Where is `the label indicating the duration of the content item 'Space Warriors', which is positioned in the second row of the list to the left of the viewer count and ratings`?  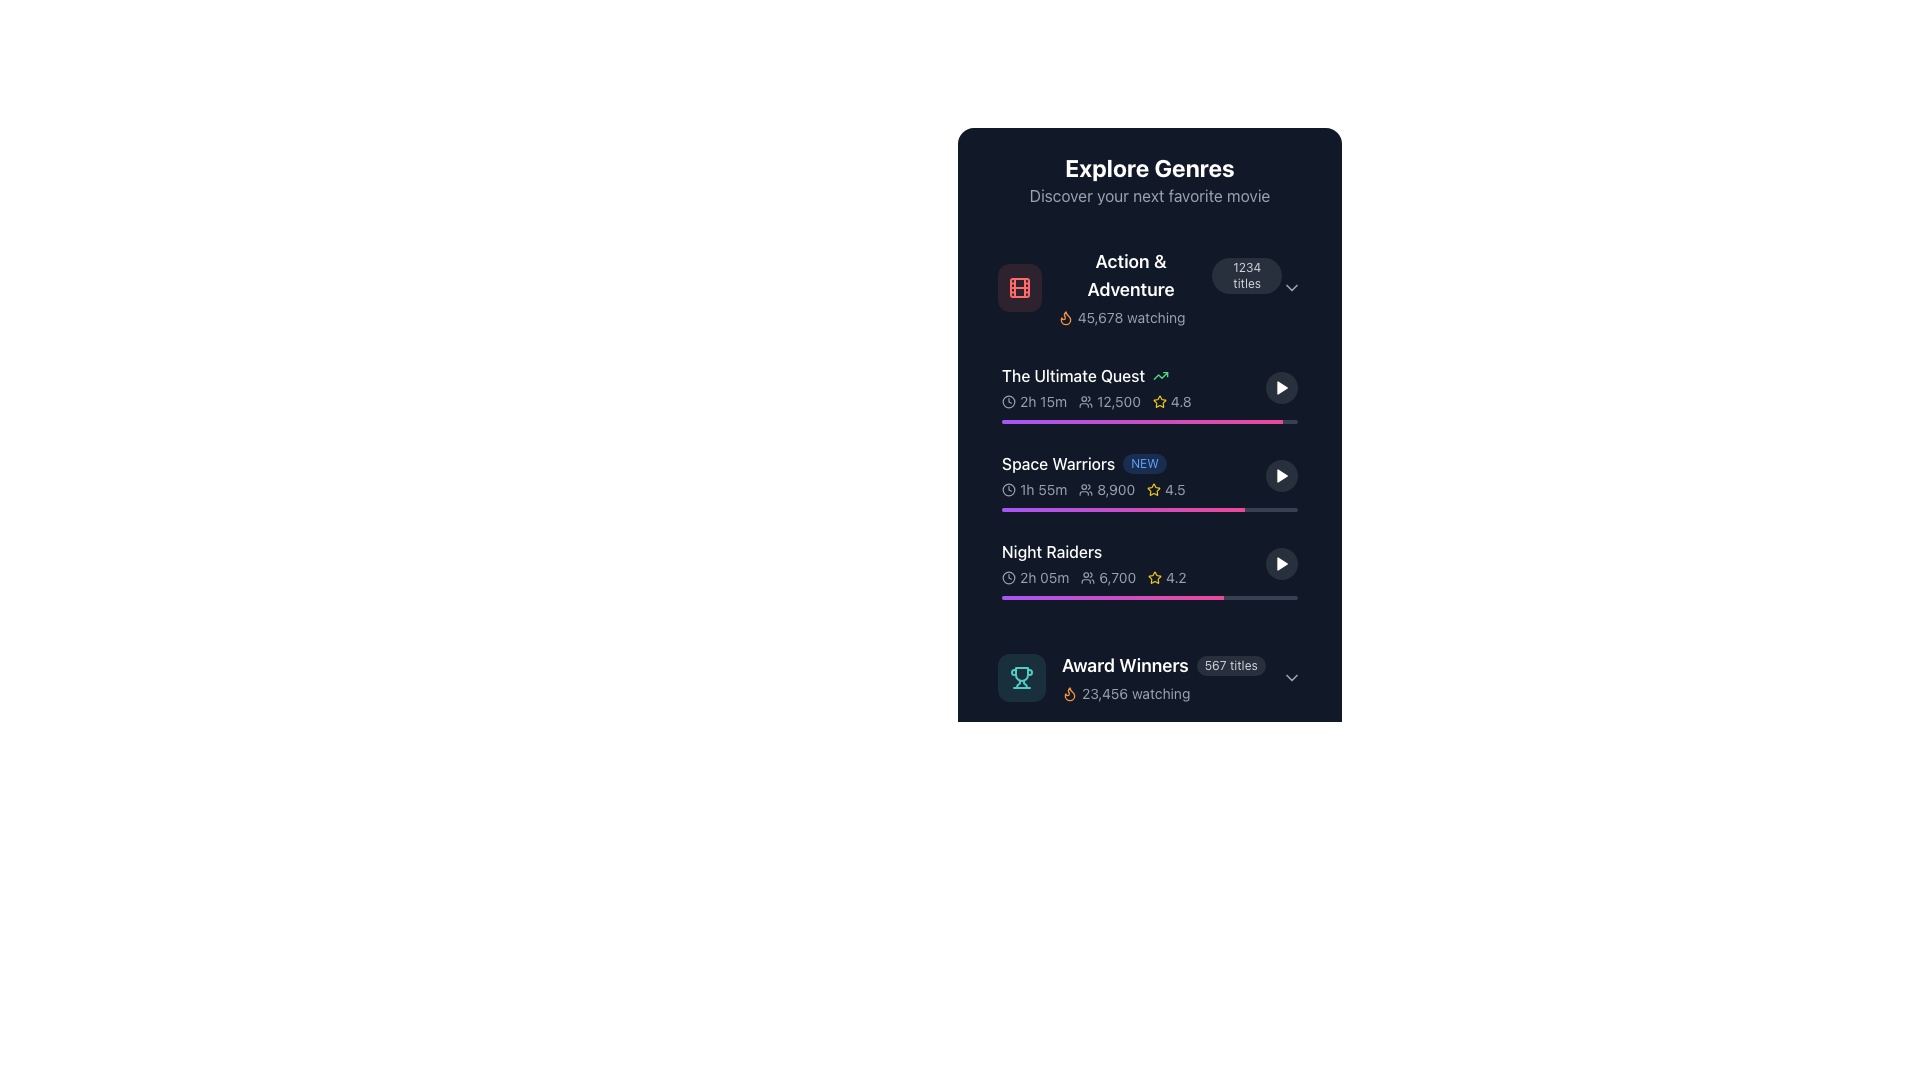 the label indicating the duration of the content item 'Space Warriors', which is positioned in the second row of the list to the left of the viewer count and ratings is located at coordinates (1034, 489).